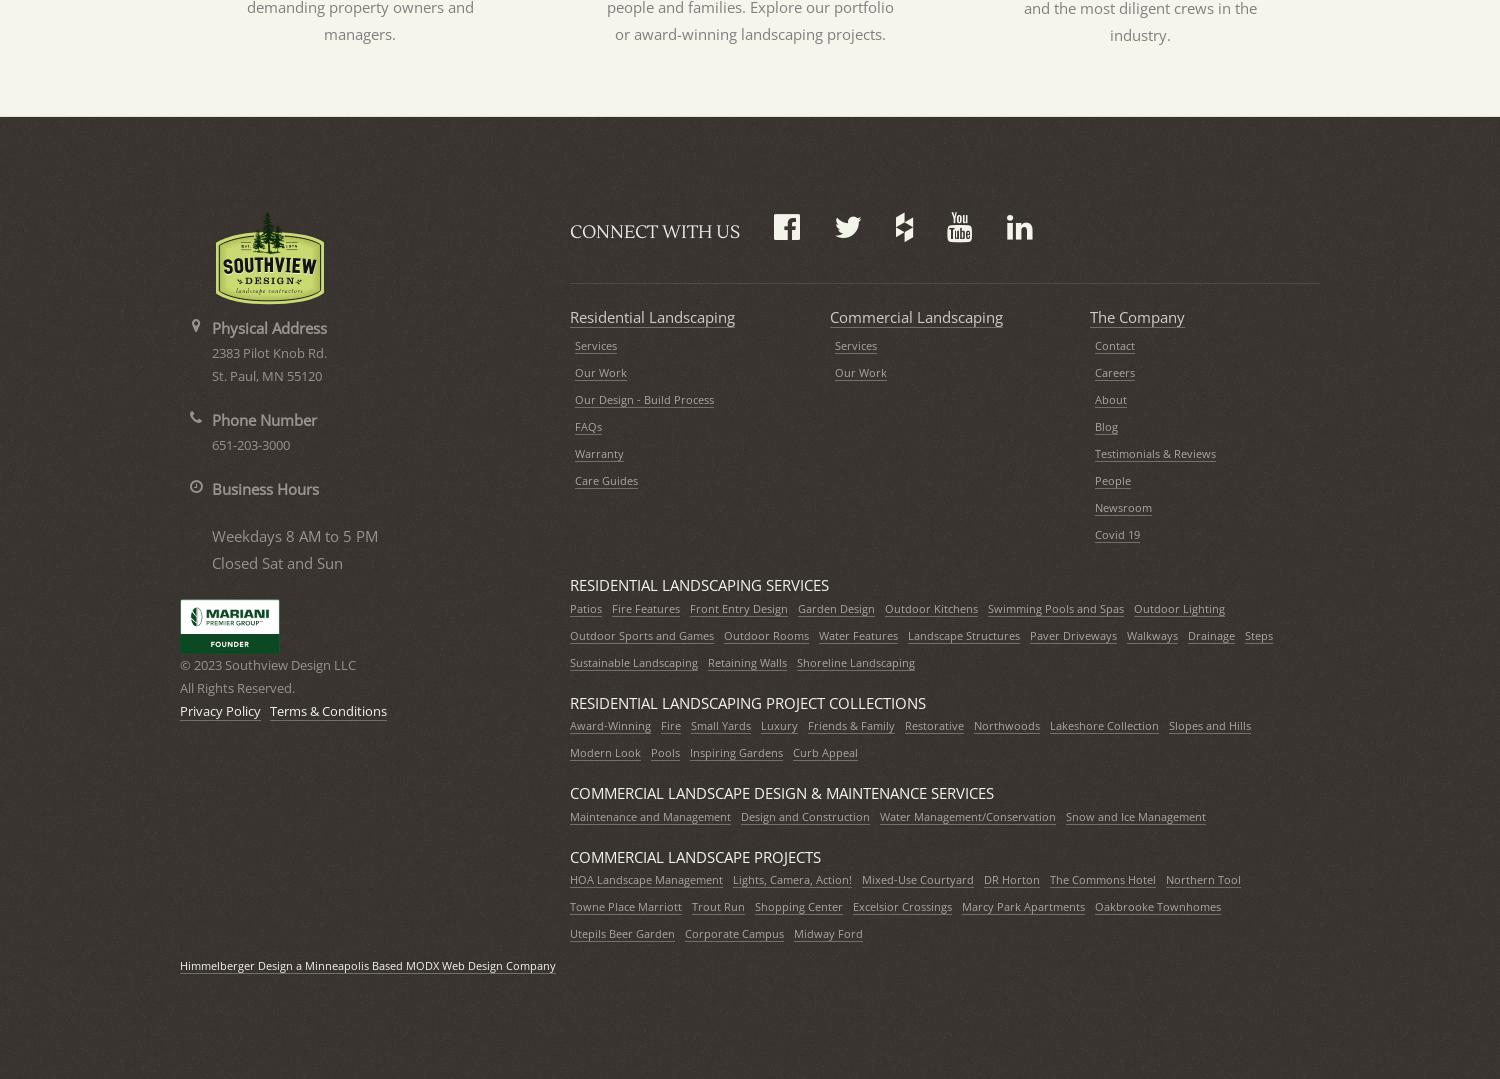 Image resolution: width=1500 pixels, height=1079 pixels. What do you see at coordinates (1152, 633) in the screenshot?
I see `'Walkways'` at bounding box center [1152, 633].